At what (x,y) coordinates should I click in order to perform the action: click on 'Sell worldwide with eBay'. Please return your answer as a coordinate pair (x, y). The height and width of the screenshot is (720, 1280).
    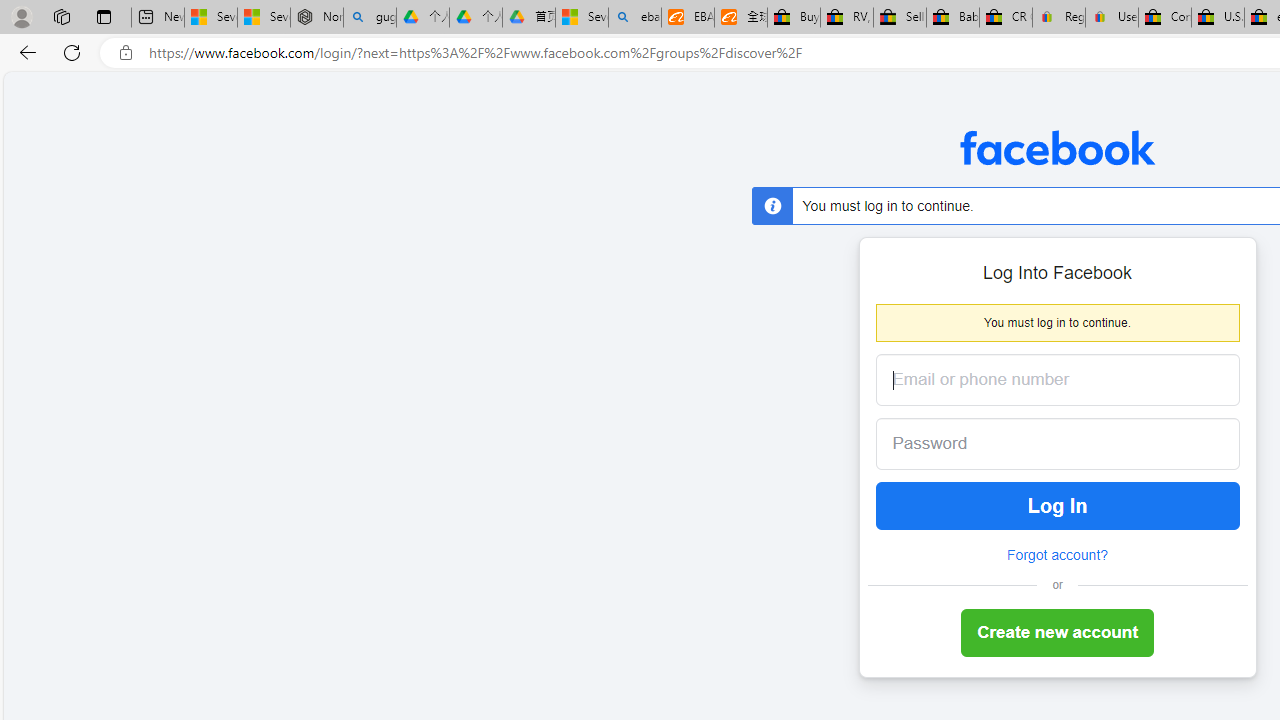
    Looking at the image, I should click on (898, 17).